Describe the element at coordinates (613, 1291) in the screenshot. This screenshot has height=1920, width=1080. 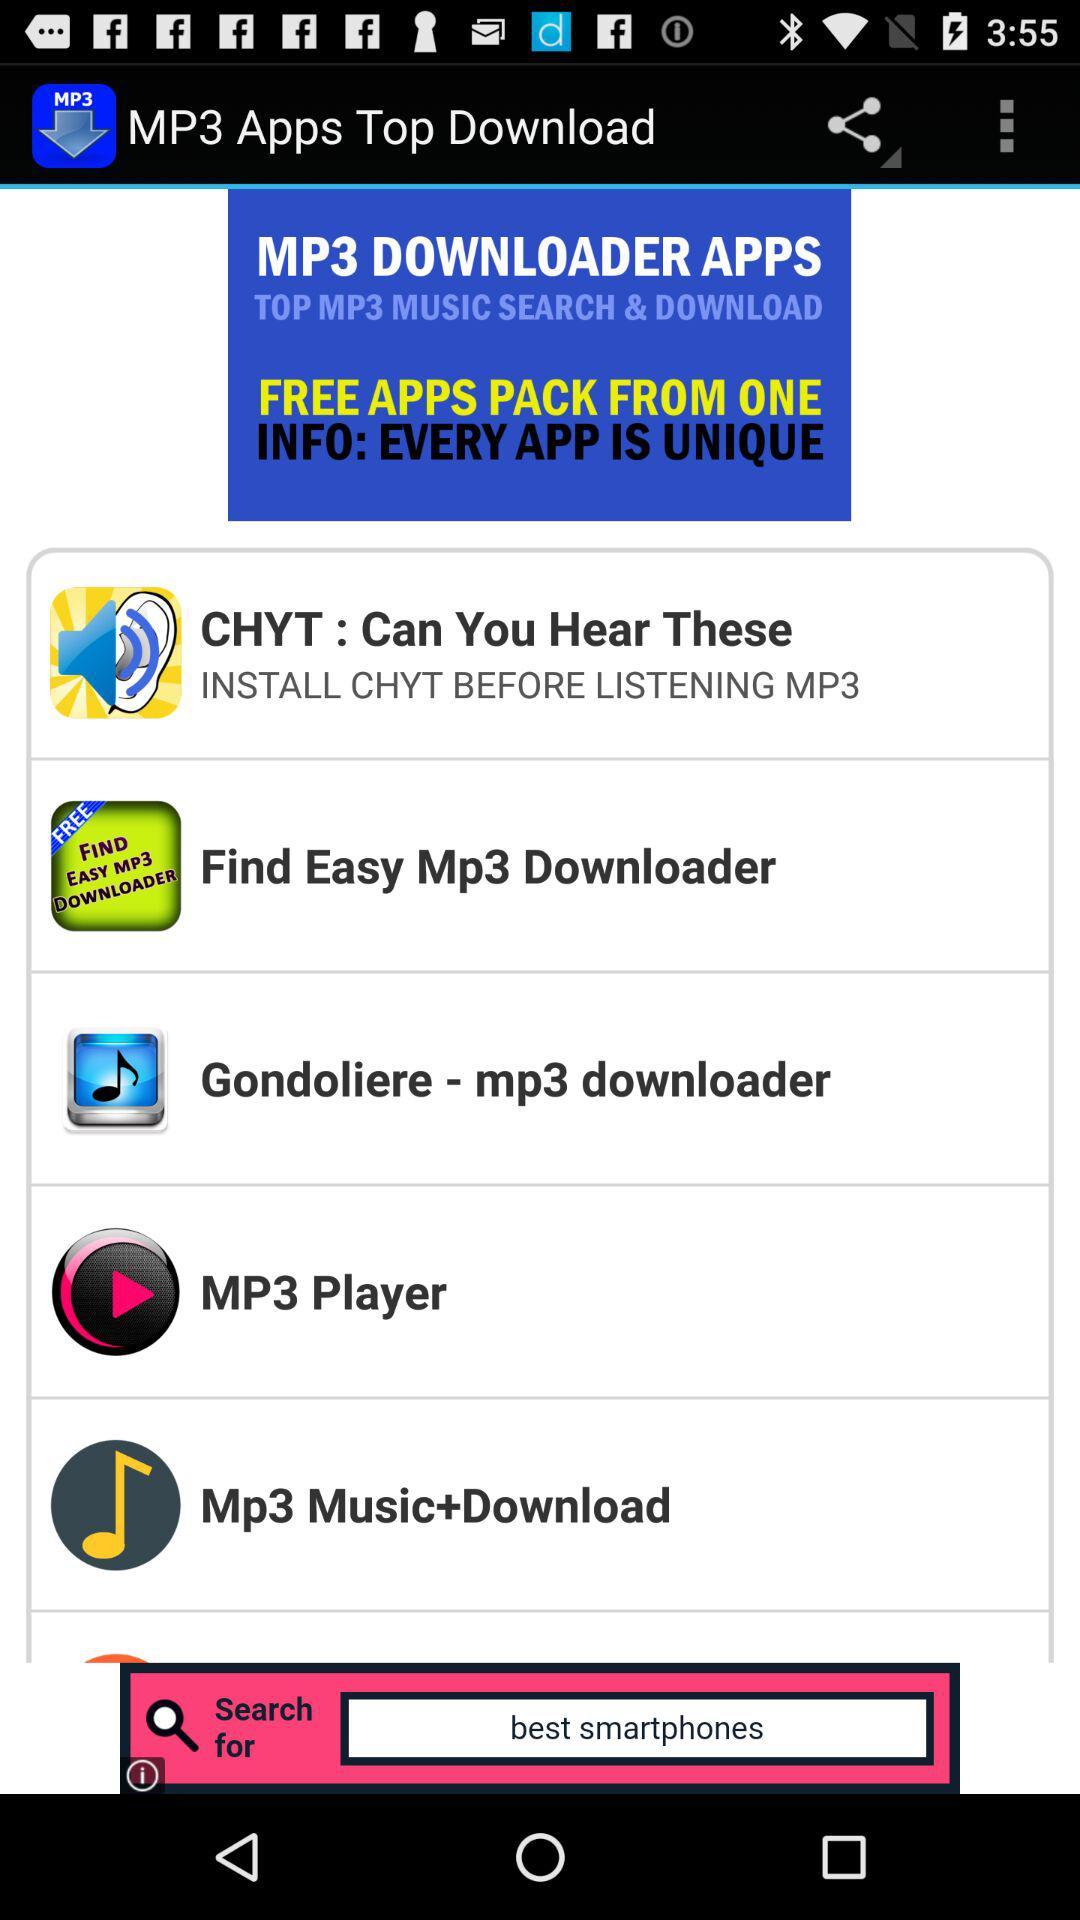
I see `the mp3 player icon` at that location.